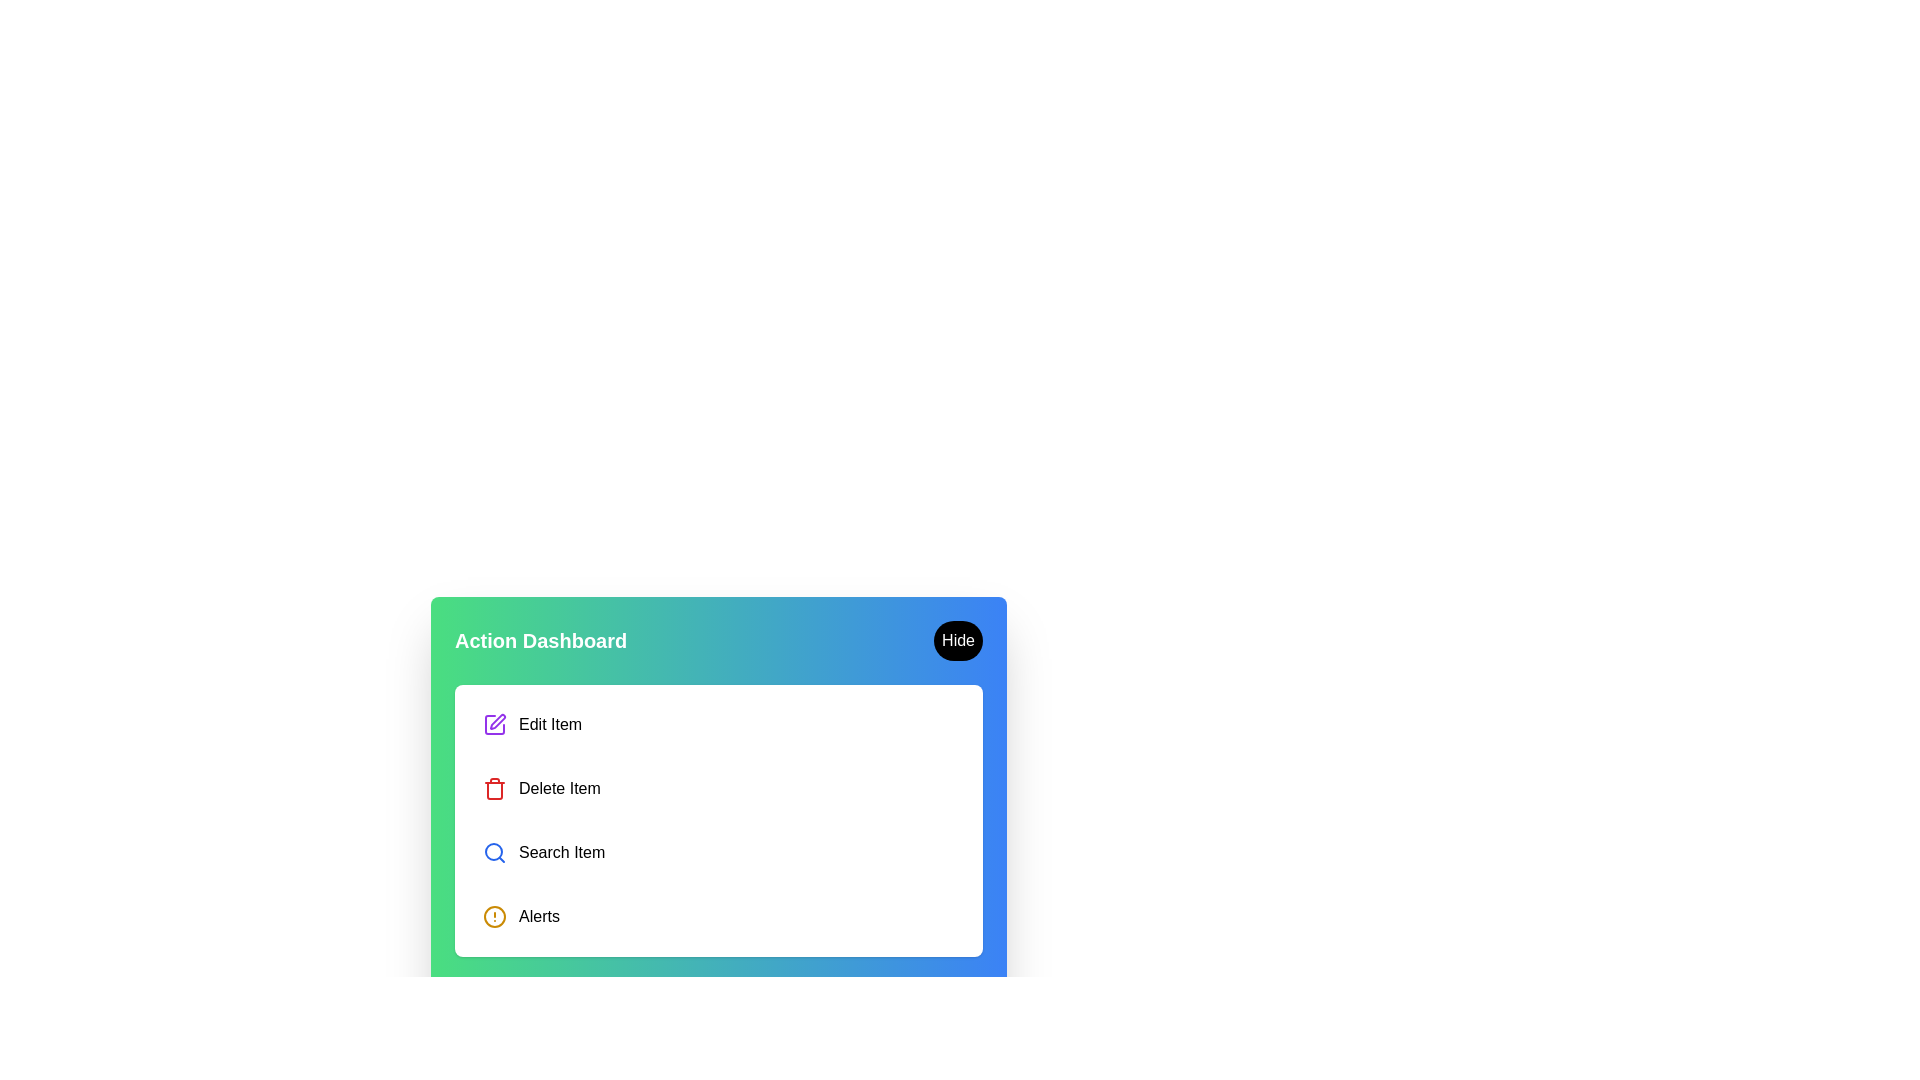 Image resolution: width=1920 pixels, height=1080 pixels. What do you see at coordinates (539, 917) in the screenshot?
I see `the fourth text label in the 'Action Dashboard' dropdown menu` at bounding box center [539, 917].